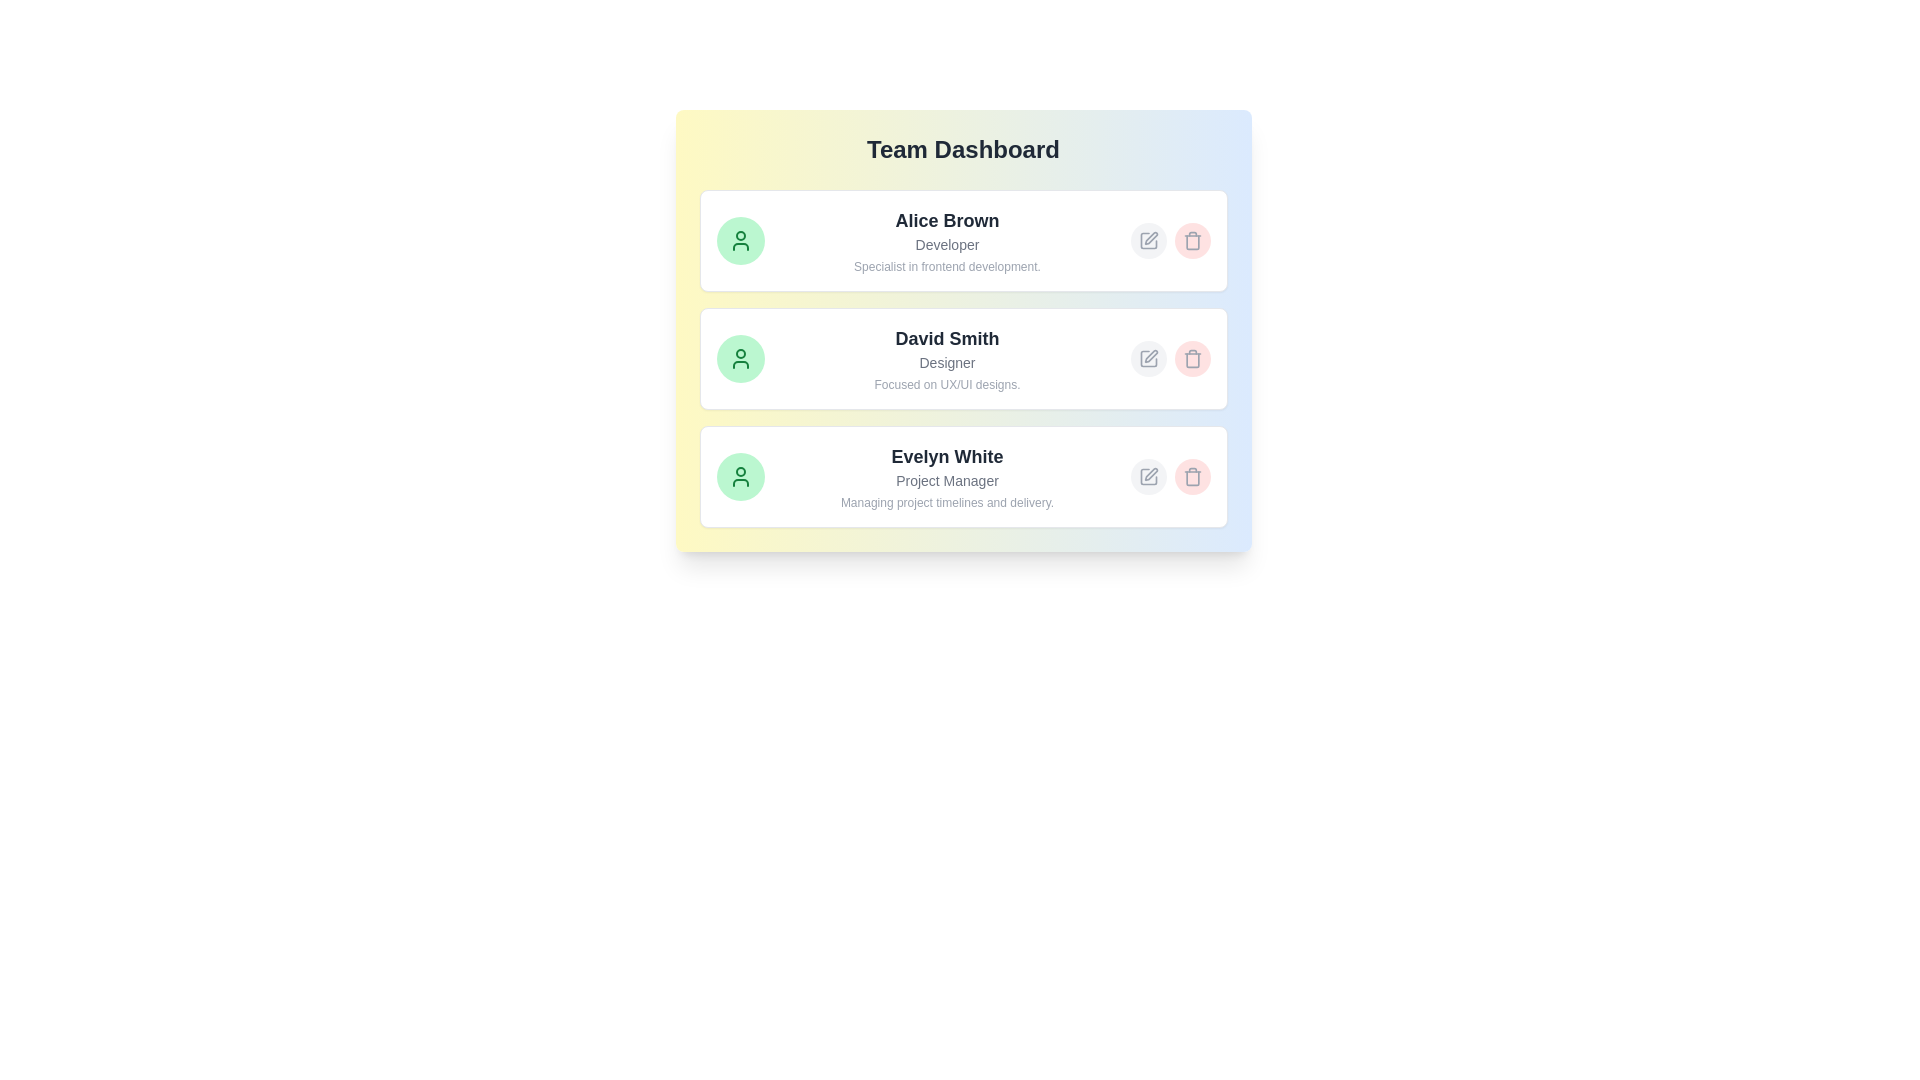 Image resolution: width=1920 pixels, height=1080 pixels. Describe the element at coordinates (739, 357) in the screenshot. I see `the user profile icon, which is a simplistic green head and shoulders outline located within a light green circular area, positioned to the left of the 'Alice Brown - Developer' card` at that location.